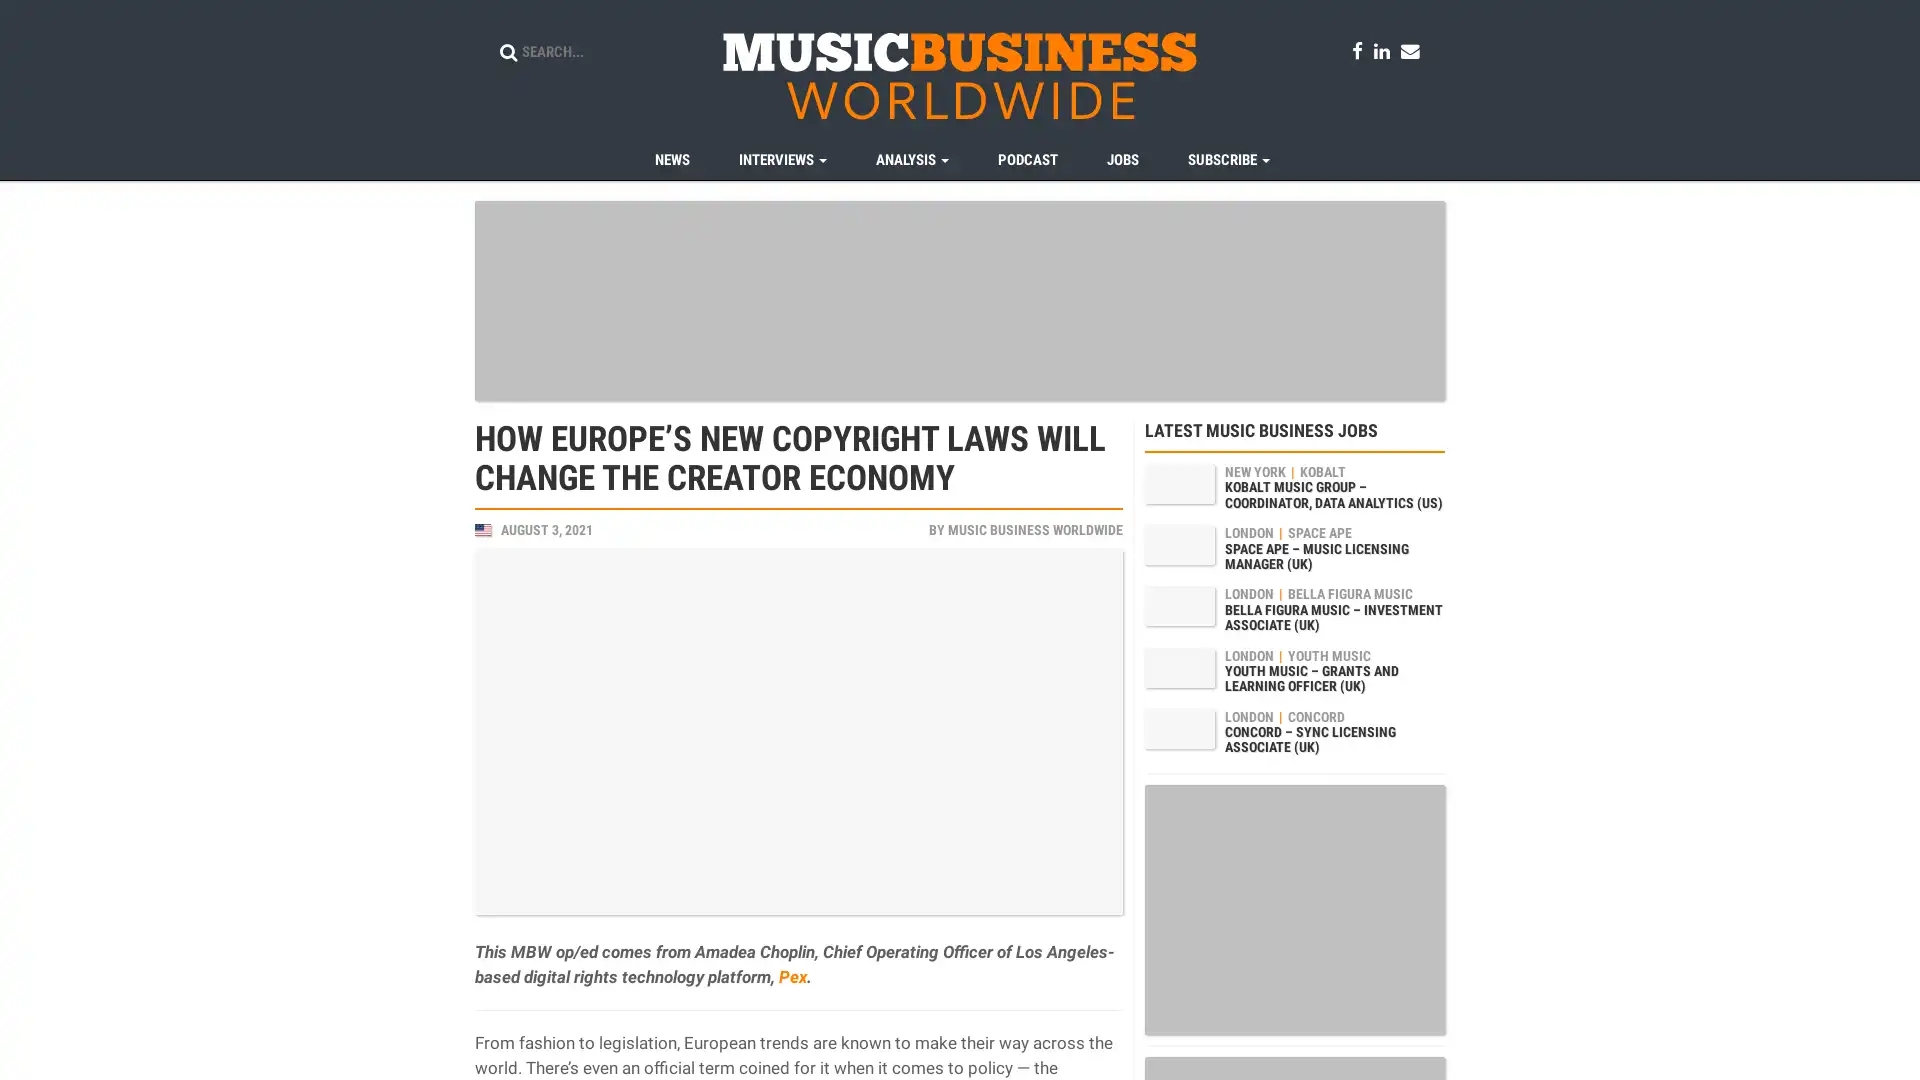 The width and height of the screenshot is (1920, 1080). What do you see at coordinates (1018, 628) in the screenshot?
I see `CLOSE` at bounding box center [1018, 628].